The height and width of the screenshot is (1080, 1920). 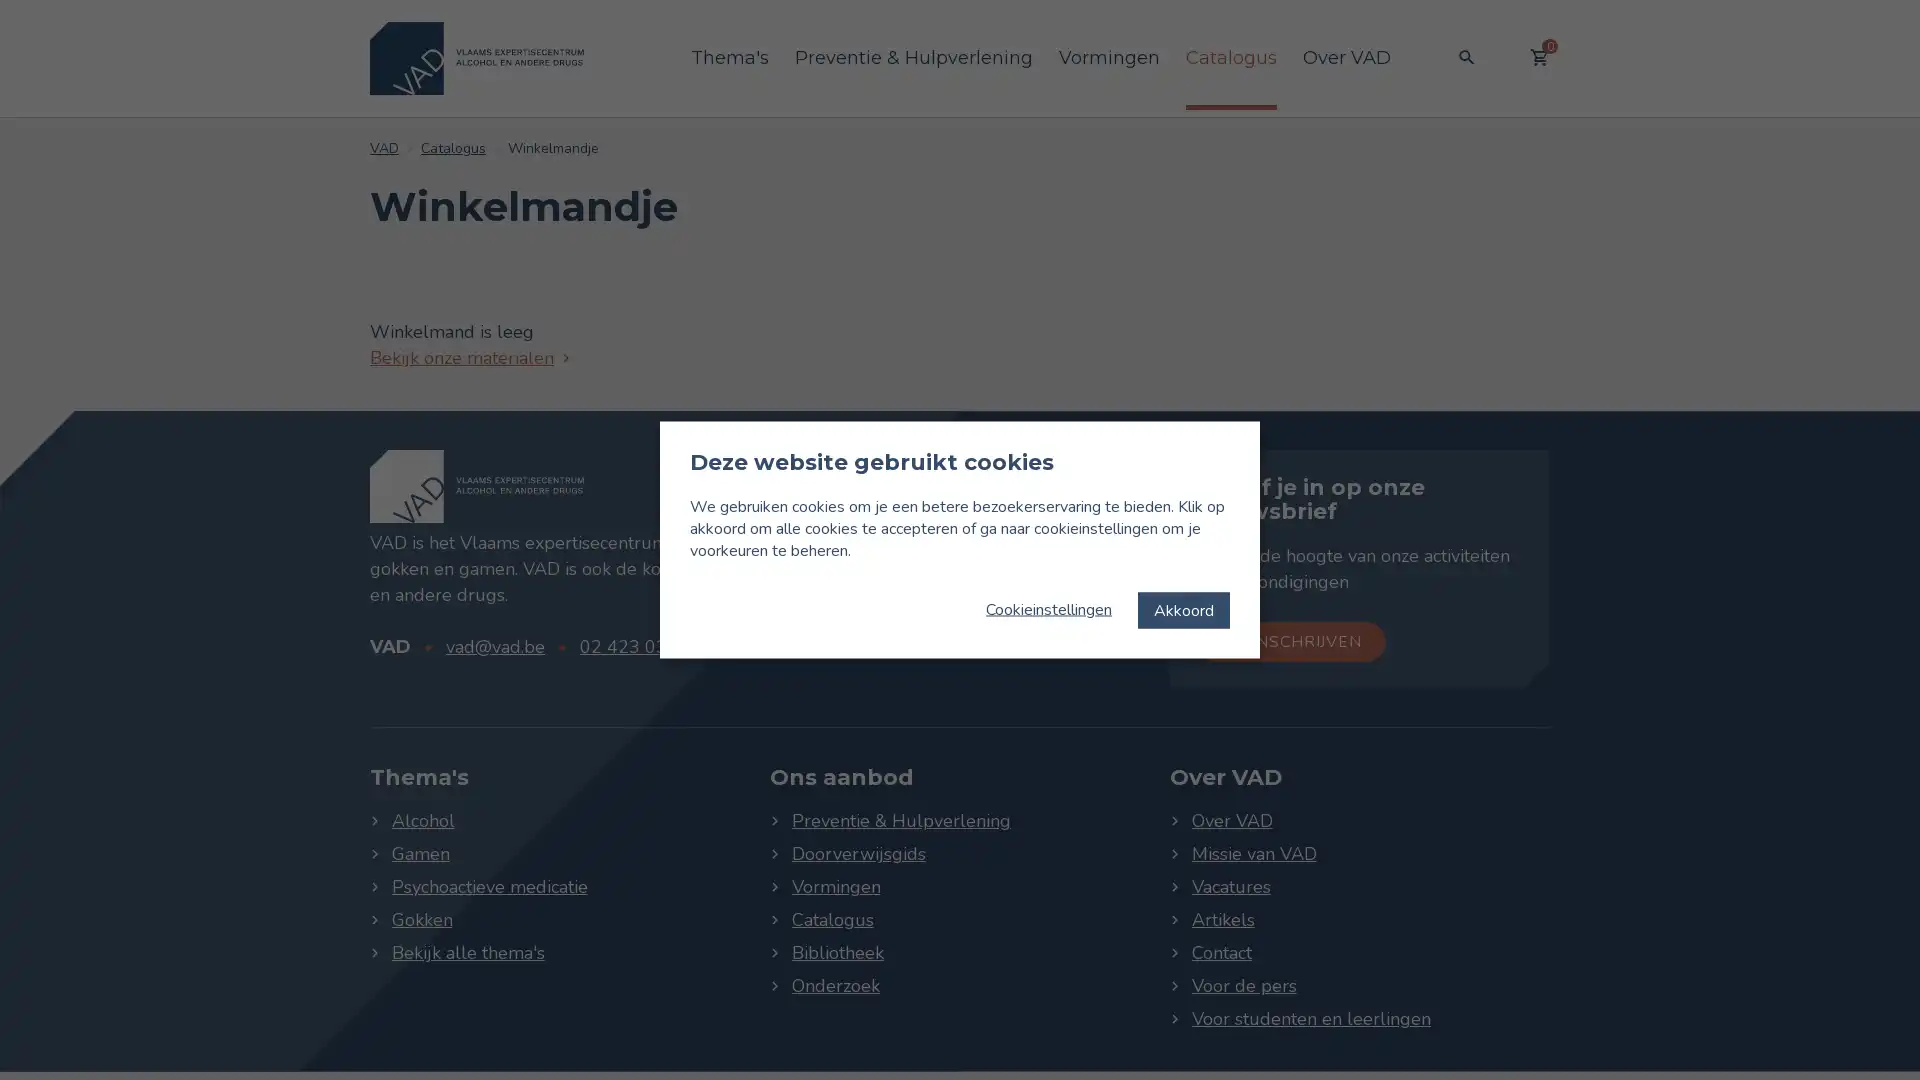 What do you see at coordinates (1184, 608) in the screenshot?
I see `Akkoord` at bounding box center [1184, 608].